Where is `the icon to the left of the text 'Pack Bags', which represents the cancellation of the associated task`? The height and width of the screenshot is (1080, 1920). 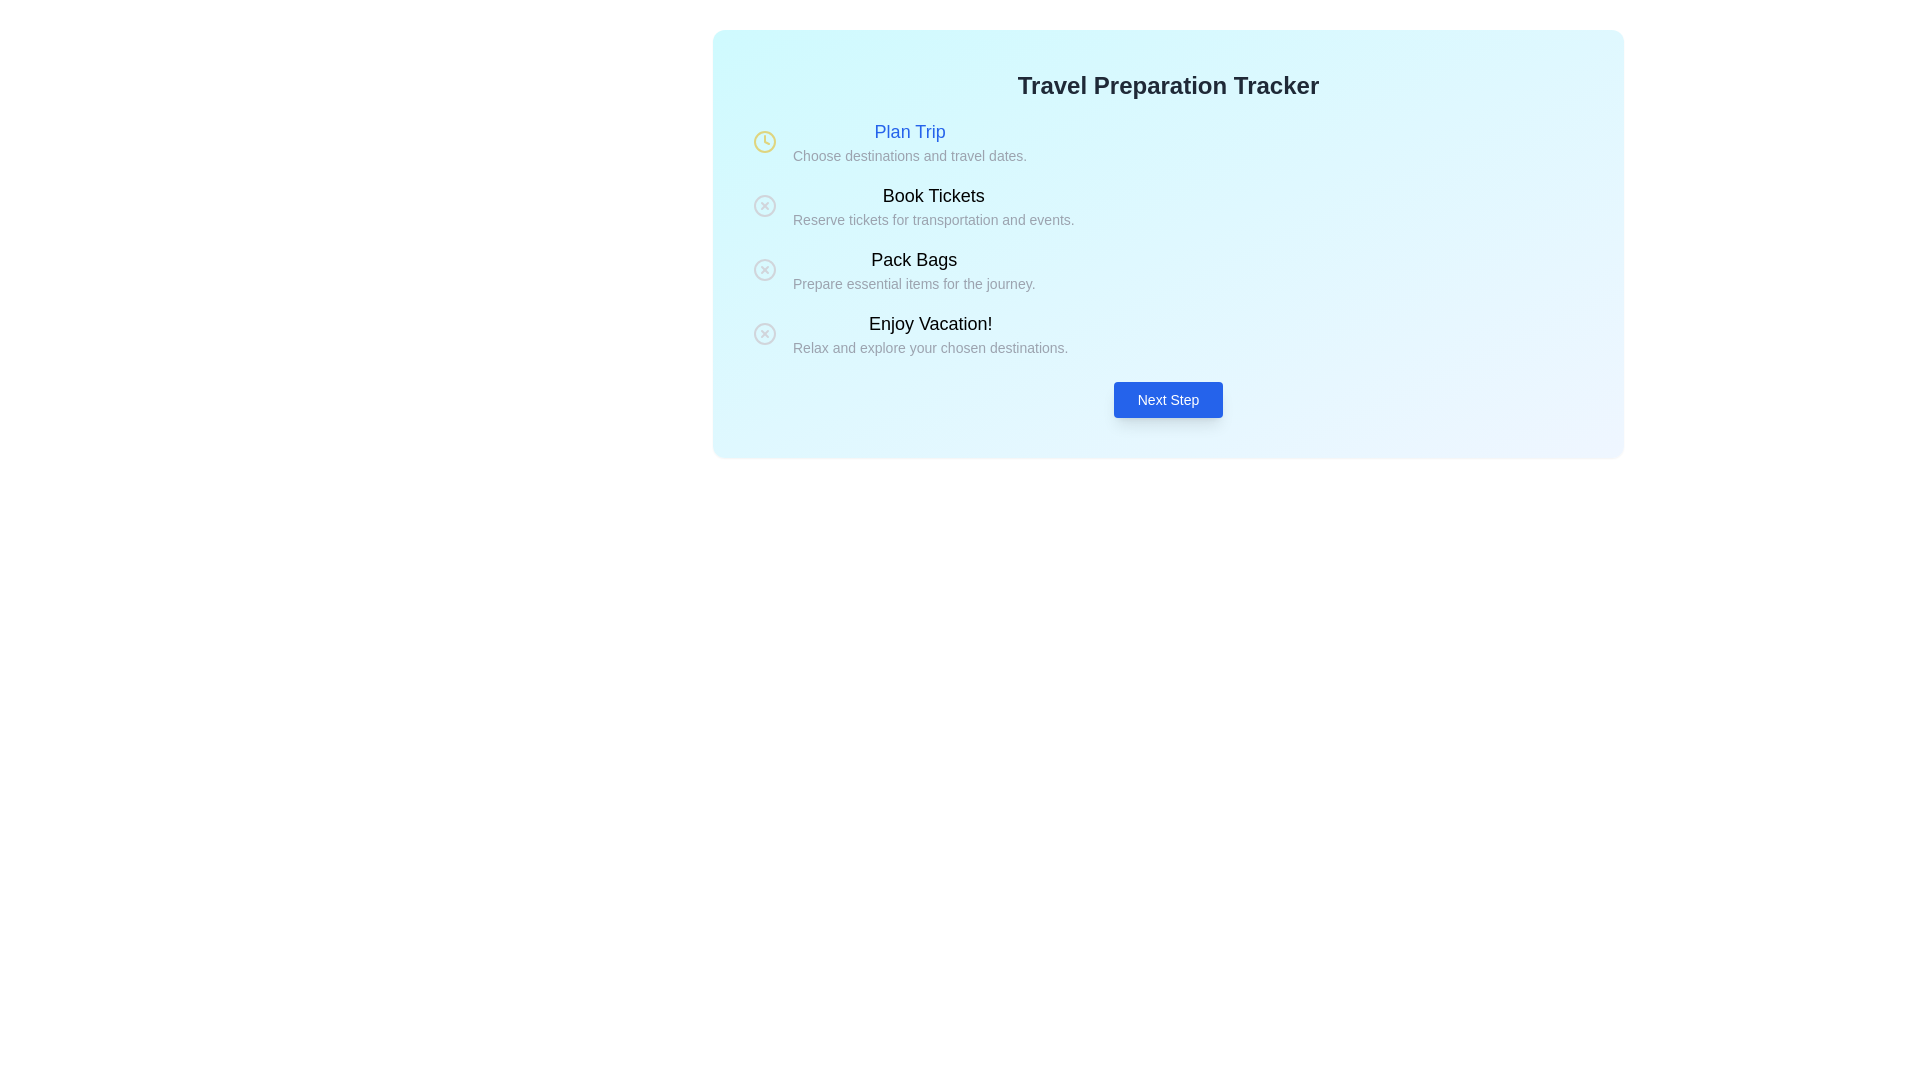 the icon to the left of the text 'Pack Bags', which represents the cancellation of the associated task is located at coordinates (763, 270).